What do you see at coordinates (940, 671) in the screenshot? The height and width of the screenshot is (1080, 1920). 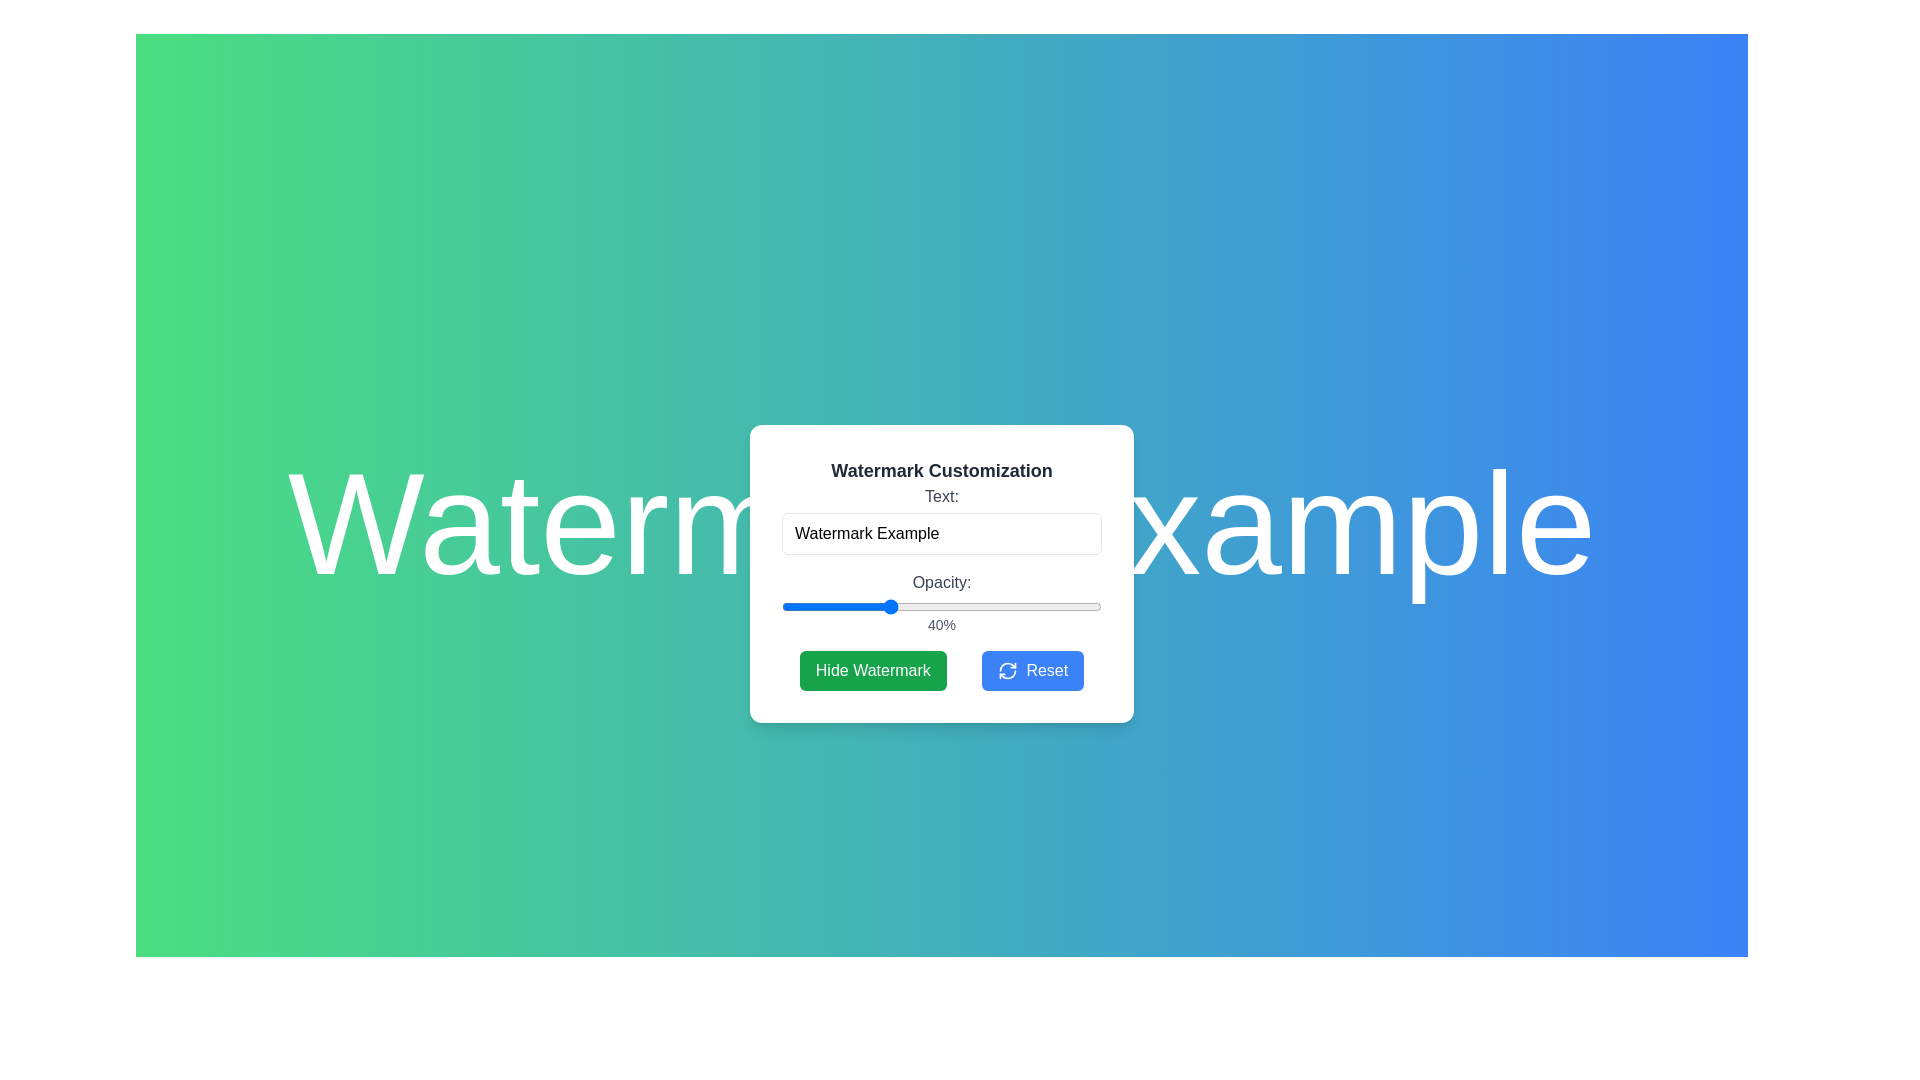 I see `the button labeled 'Hide Watermark' which has a green background and white text` at bounding box center [940, 671].